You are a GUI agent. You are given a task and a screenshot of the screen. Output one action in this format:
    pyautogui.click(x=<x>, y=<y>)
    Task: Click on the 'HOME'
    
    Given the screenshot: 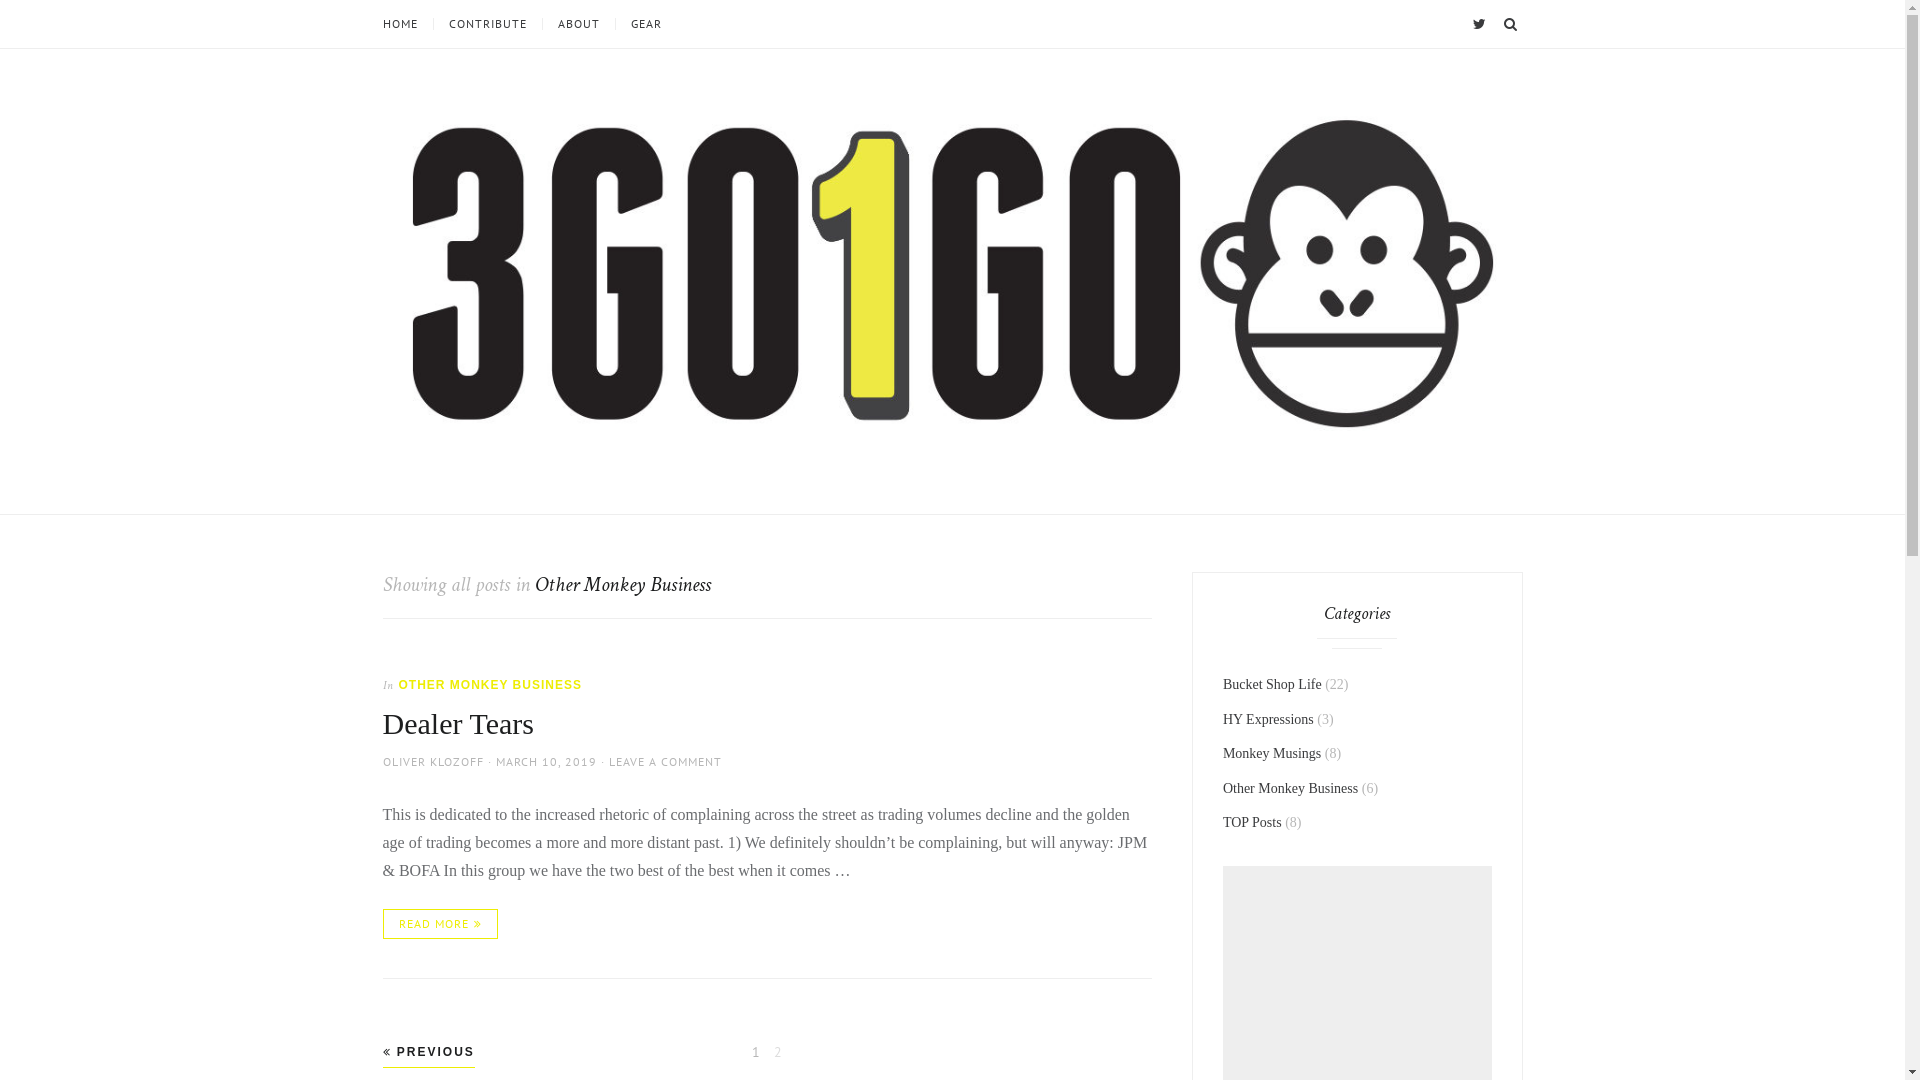 What is the action you would take?
    pyautogui.click(x=406, y=23)
    